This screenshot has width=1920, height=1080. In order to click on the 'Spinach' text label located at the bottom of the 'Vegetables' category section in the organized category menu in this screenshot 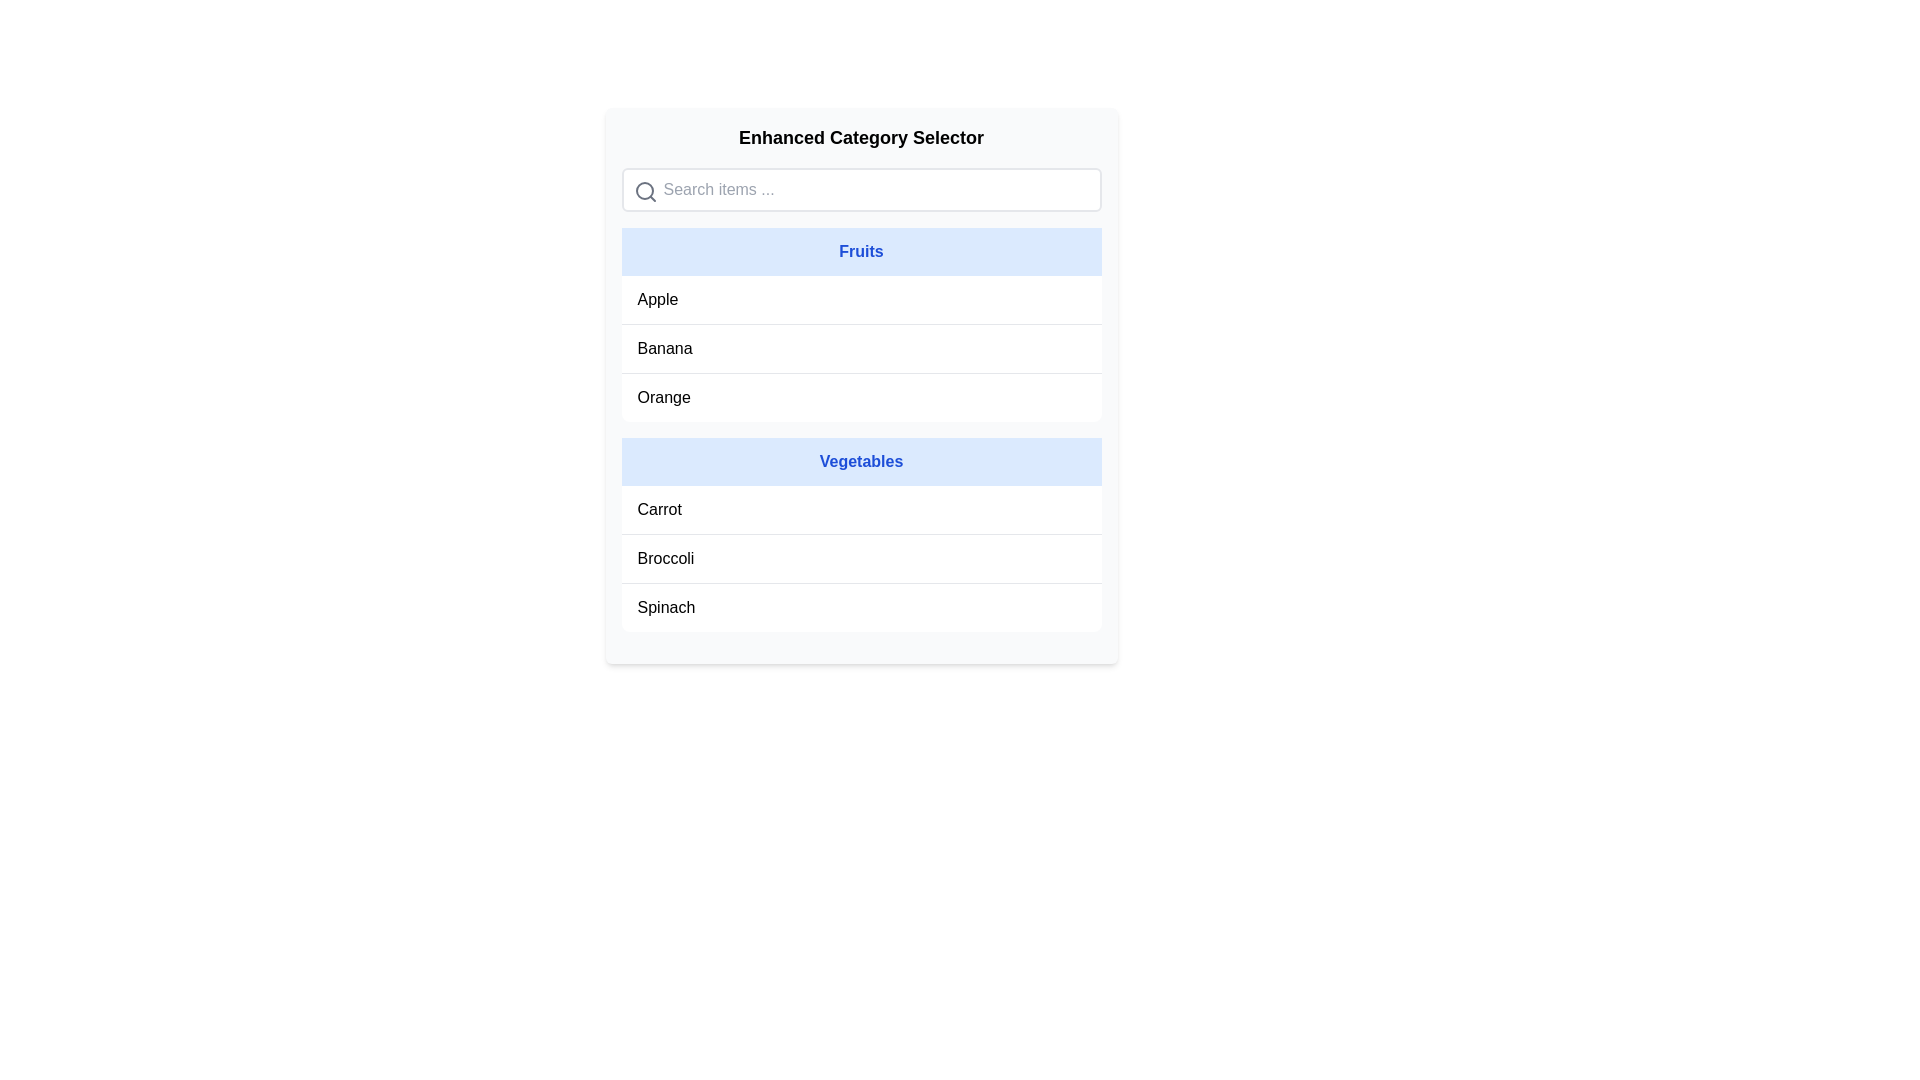, I will do `click(666, 607)`.